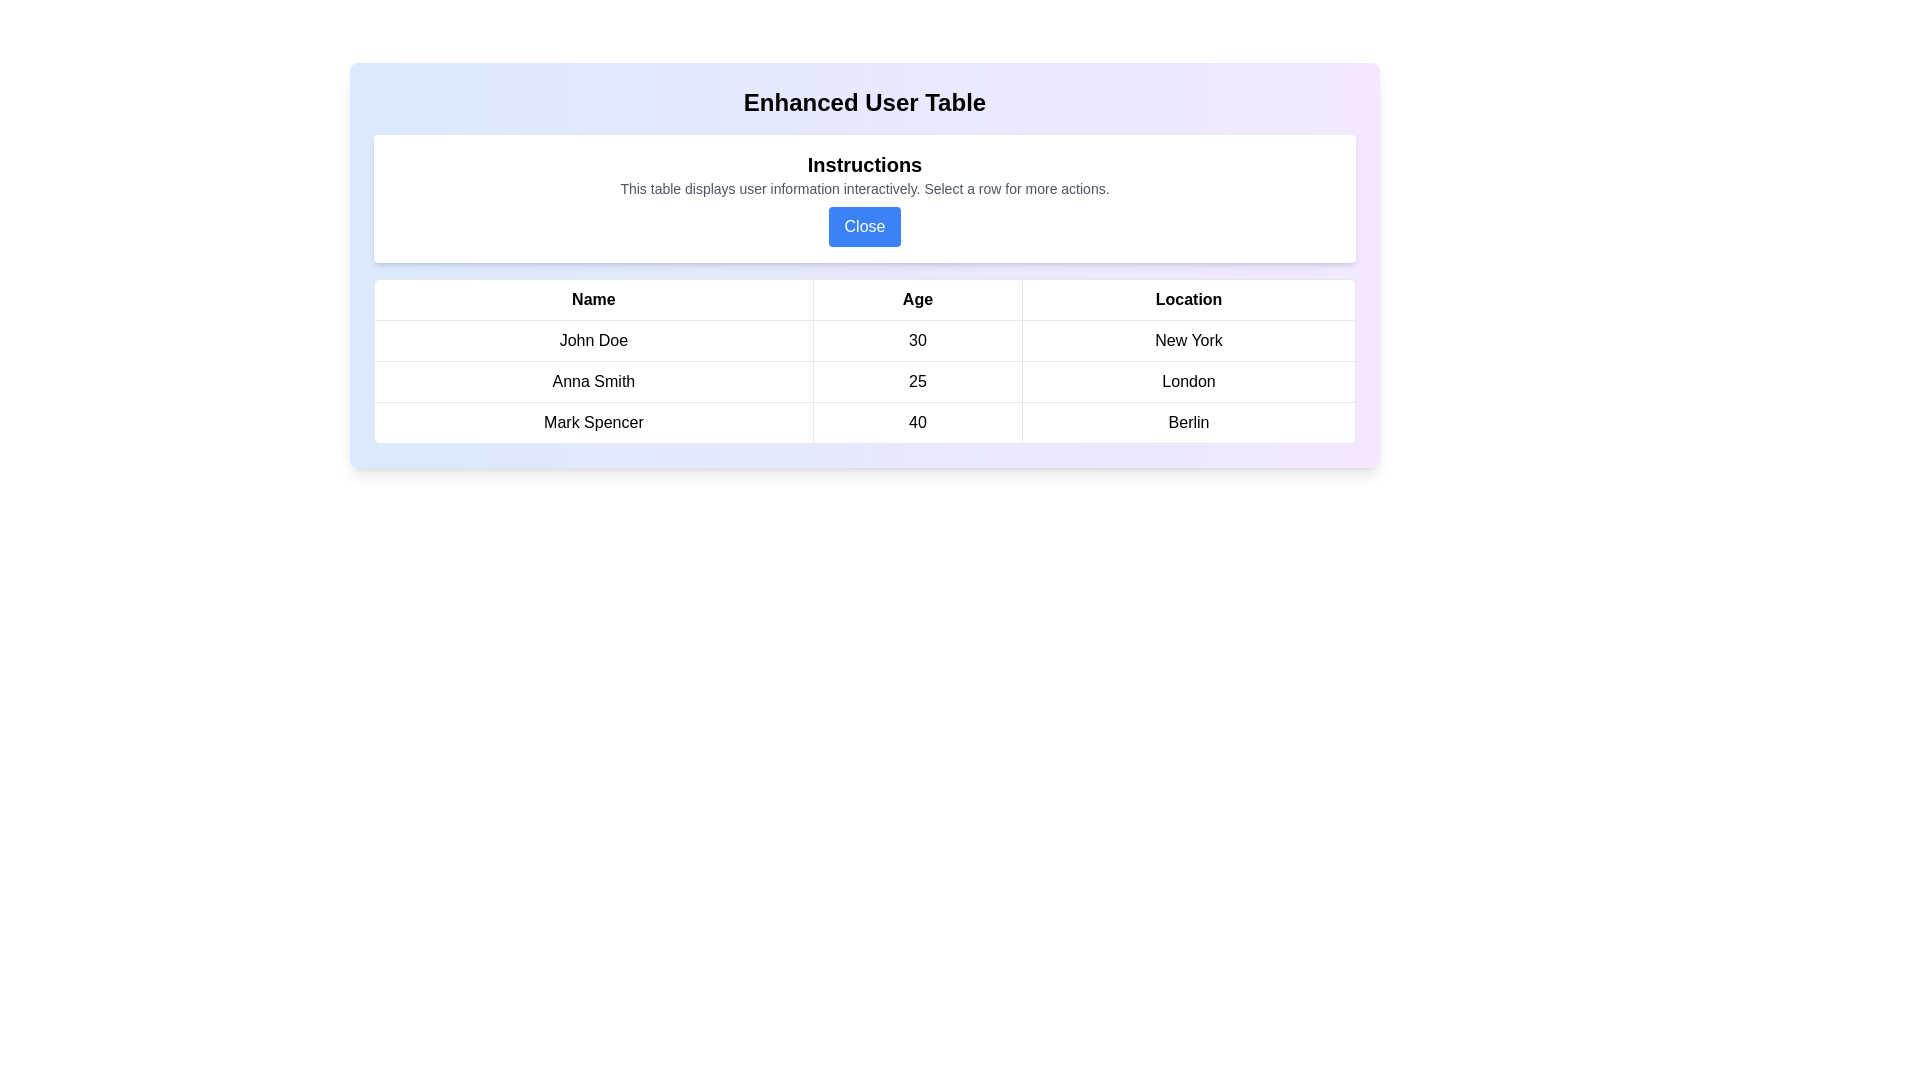  I want to click on the table header labeled 'Location', which is the rightmost column header in a row of three headers ('Name', 'Age', 'Location'), so click(1189, 300).